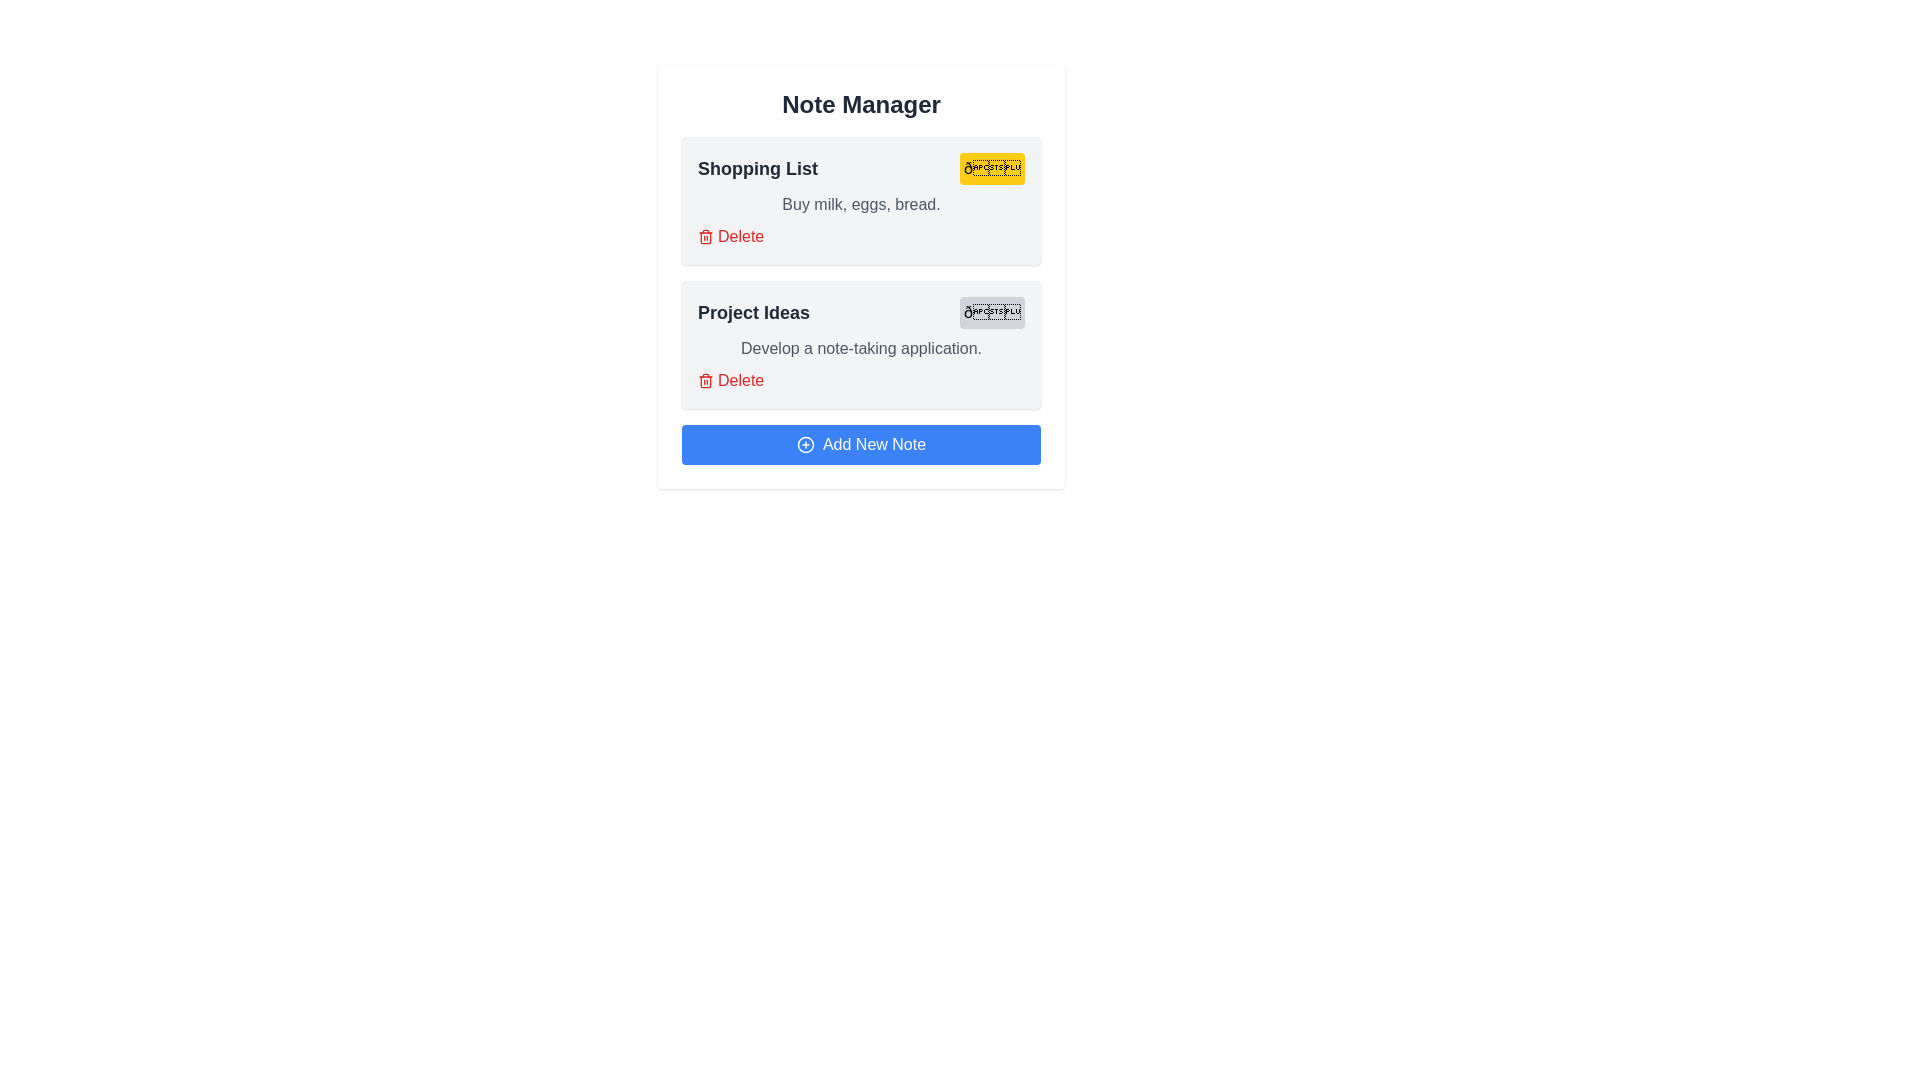  What do you see at coordinates (730, 235) in the screenshot?
I see `delete button for the note titled Shopping List` at bounding box center [730, 235].